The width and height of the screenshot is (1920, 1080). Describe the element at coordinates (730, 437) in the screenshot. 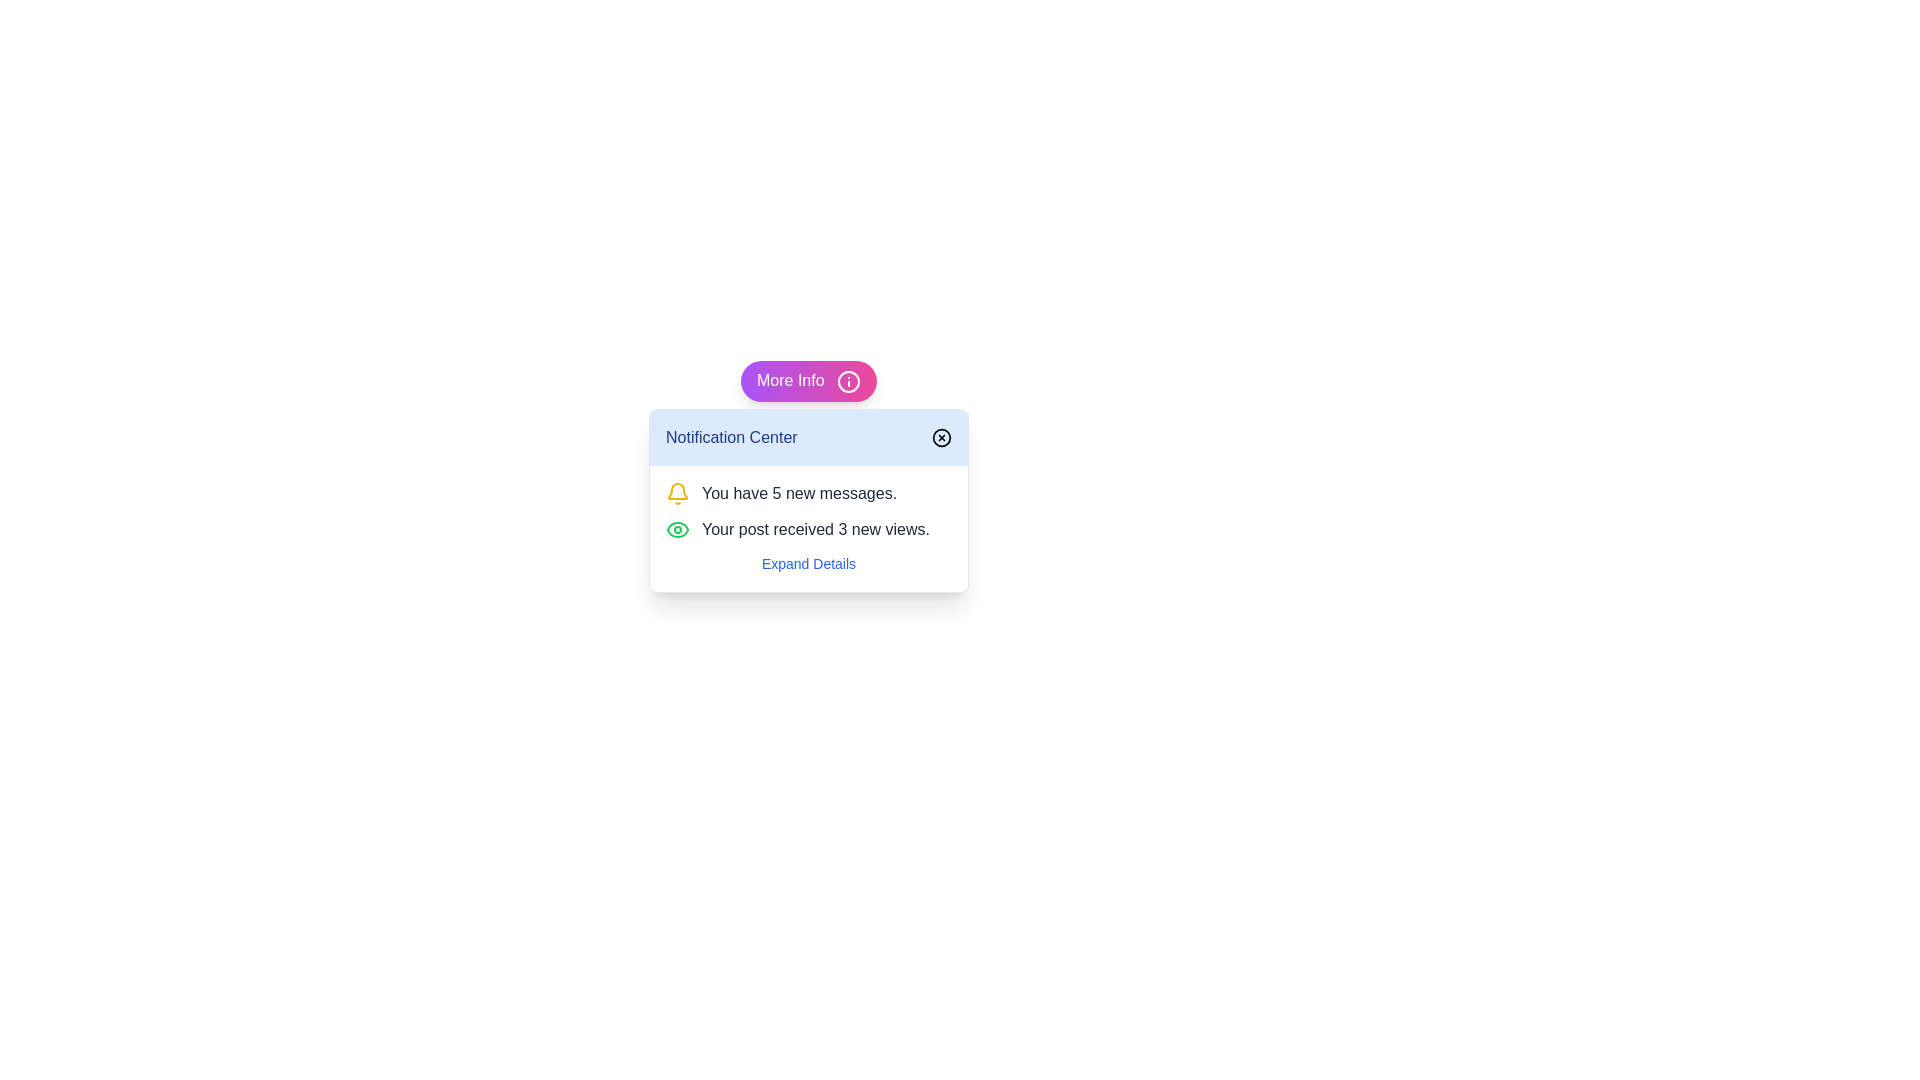

I see `the 'Notification Center' text label which is displayed in bold and dark blue font at the top of the section with a light blue background` at that location.